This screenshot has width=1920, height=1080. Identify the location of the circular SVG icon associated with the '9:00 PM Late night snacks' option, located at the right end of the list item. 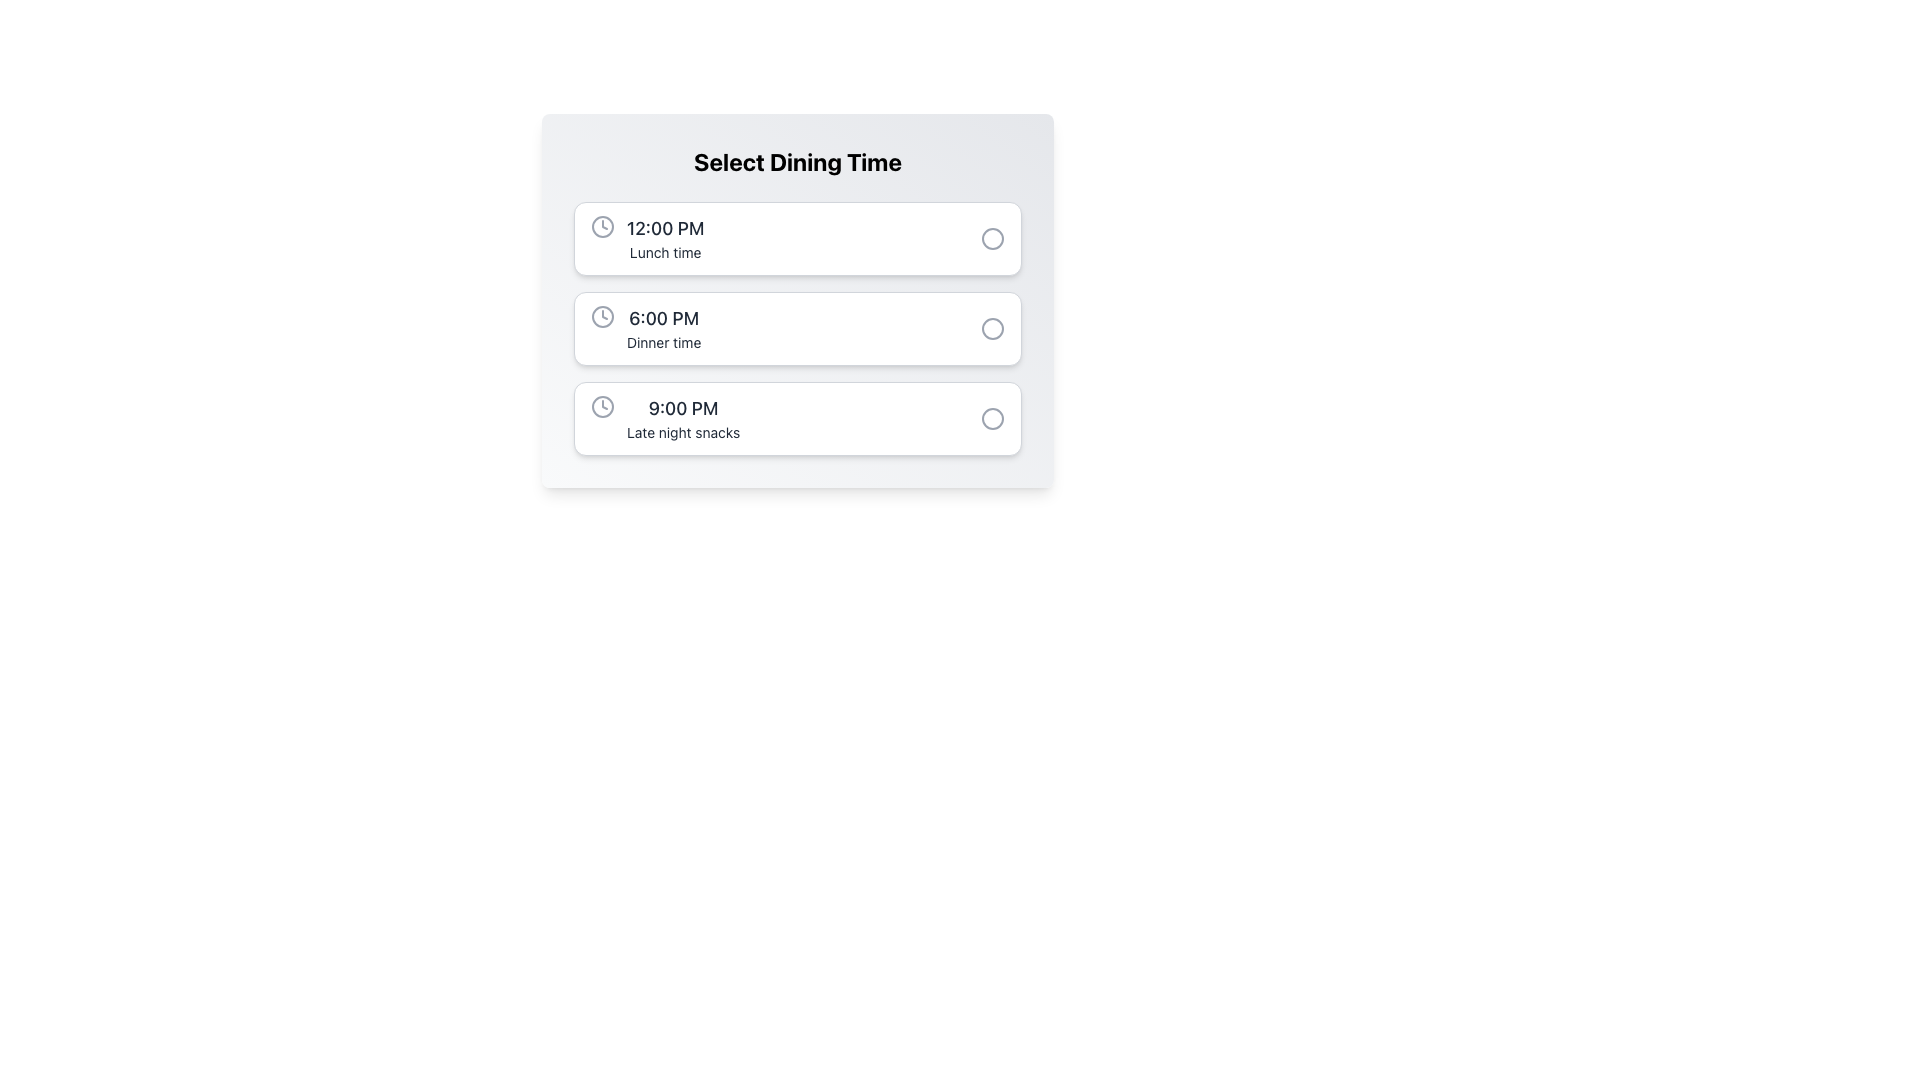
(993, 418).